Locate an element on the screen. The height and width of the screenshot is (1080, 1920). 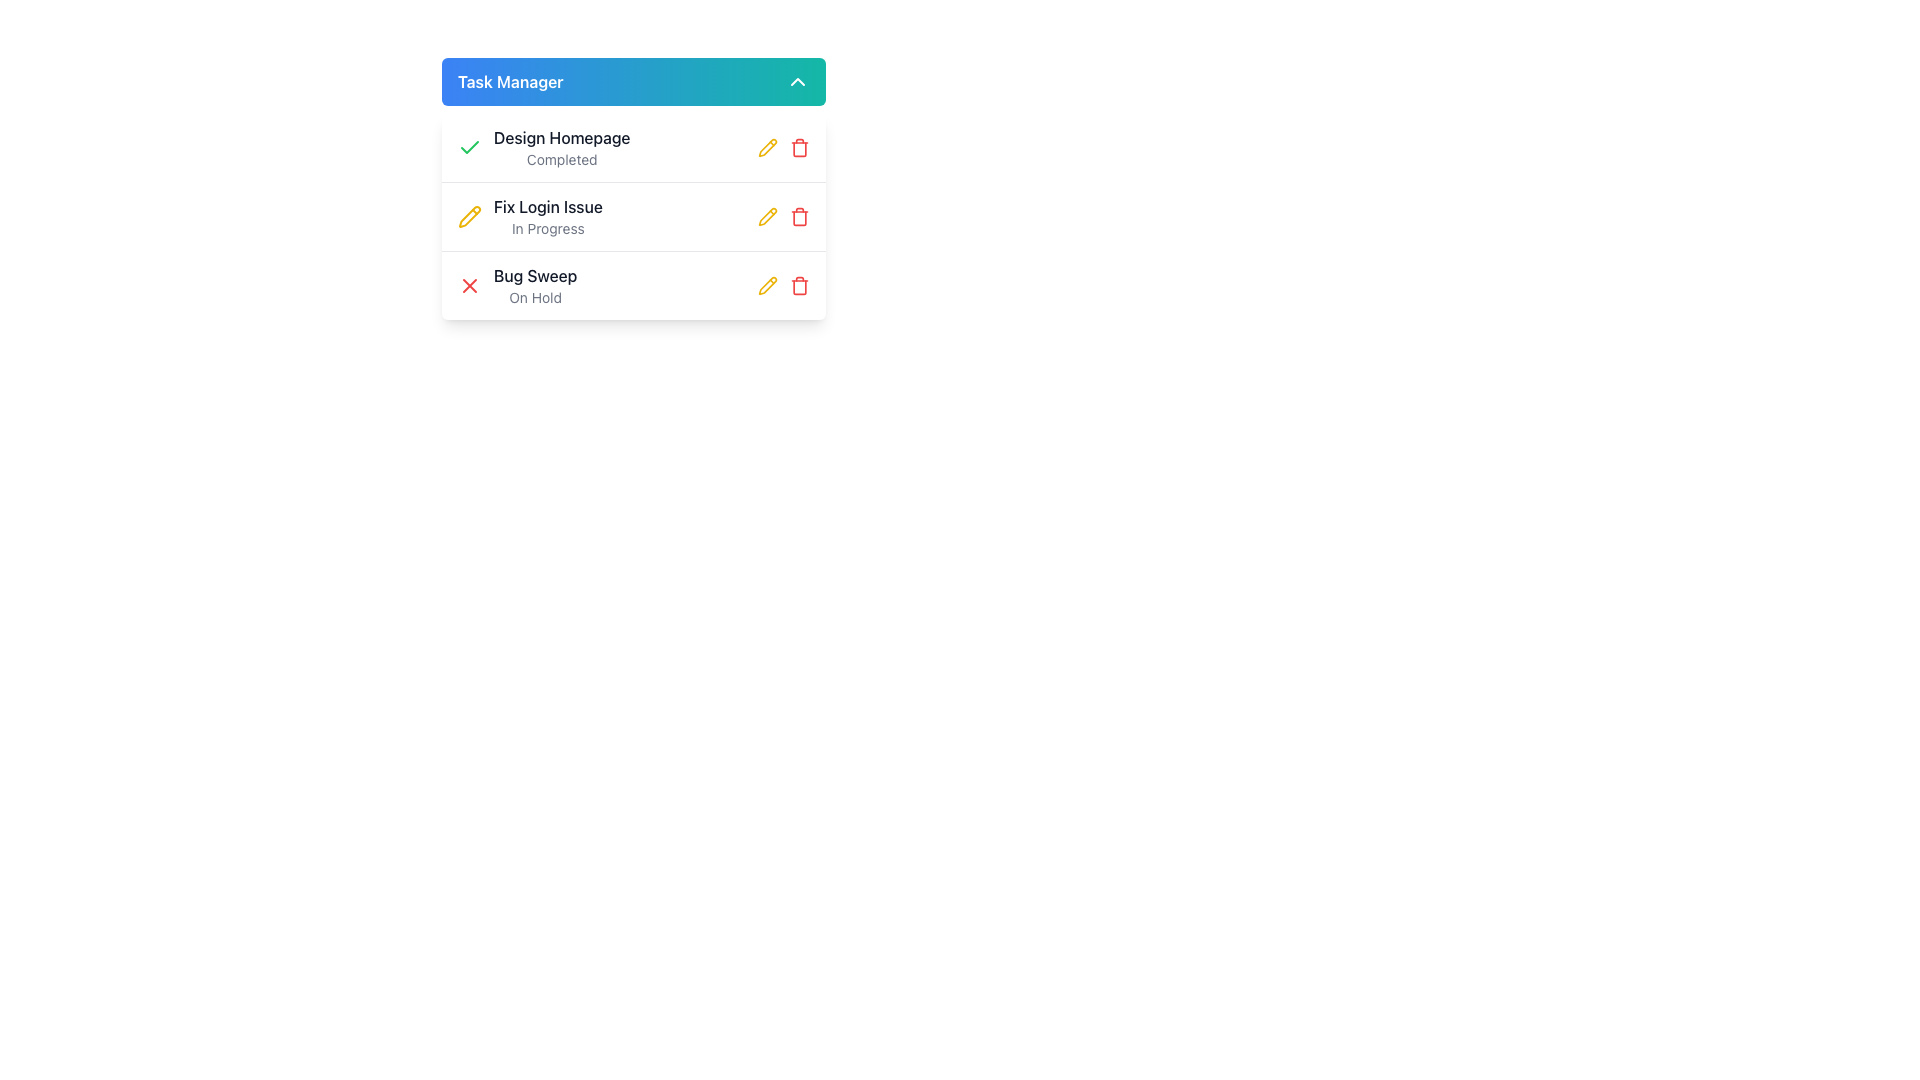
the status indicator icon for the 'Bug Sweep' task, which is located in the third row of the task list and marks it as 'On Hold' is located at coordinates (469, 285).